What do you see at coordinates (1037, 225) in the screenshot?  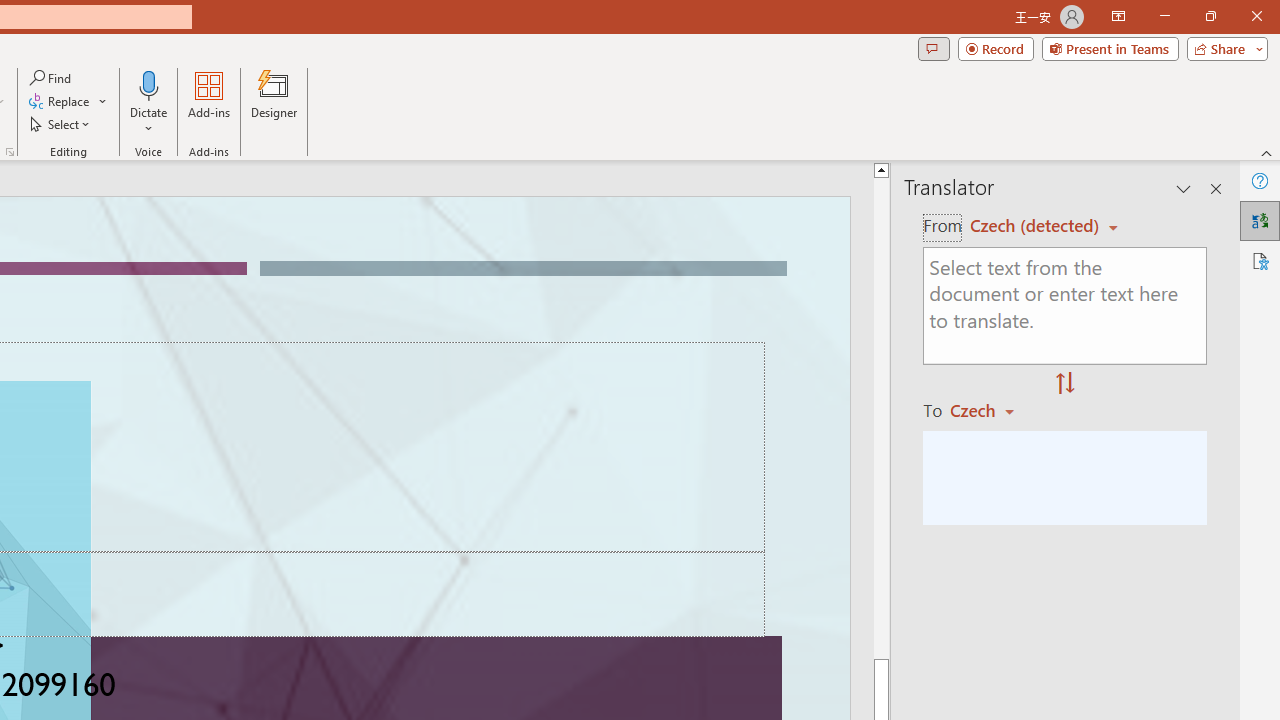 I see `'Czech (detected)'` at bounding box center [1037, 225].